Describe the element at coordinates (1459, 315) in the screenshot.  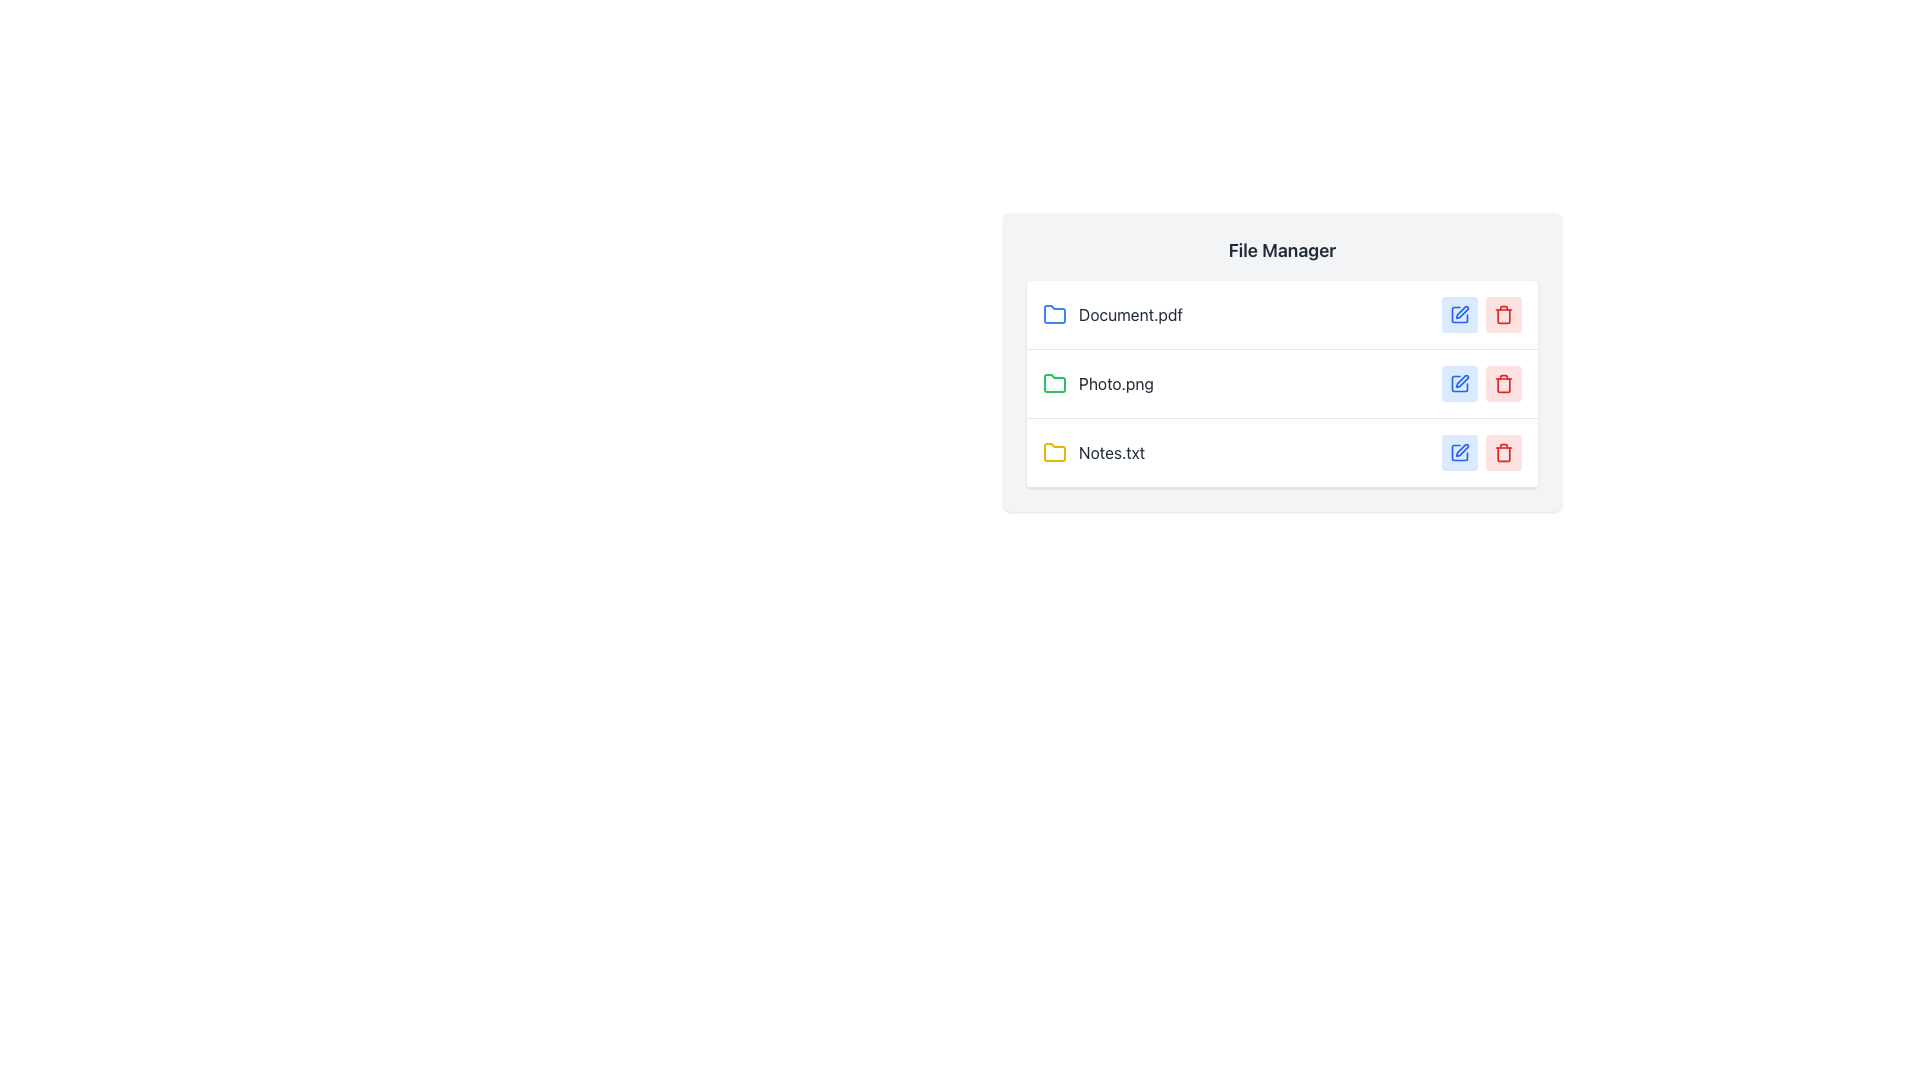
I see `the icon associated with the 'Photo.png' file, located in the third row of buttons` at that location.